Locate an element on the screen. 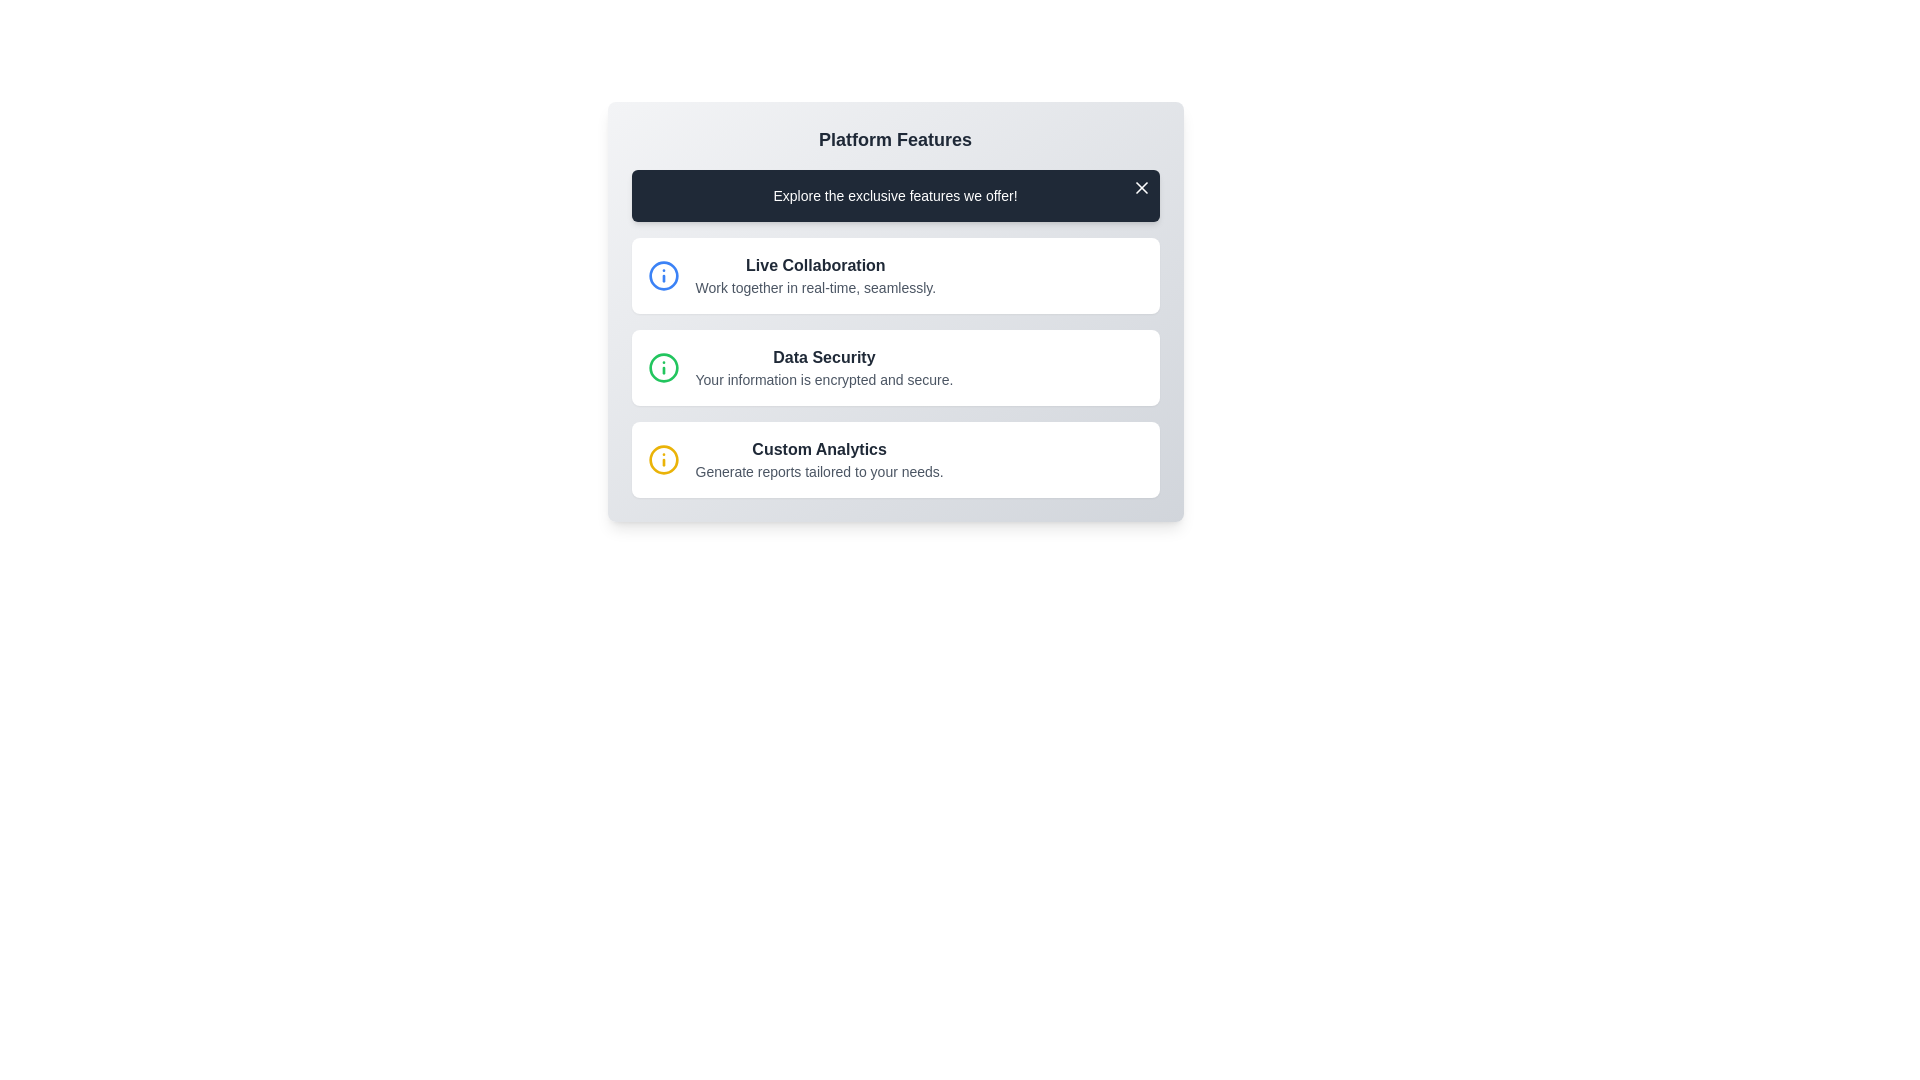 The height and width of the screenshot is (1080, 1920). the icon located to the left of the 'Live Collaboration' title in the topmost feature card is located at coordinates (663, 276).